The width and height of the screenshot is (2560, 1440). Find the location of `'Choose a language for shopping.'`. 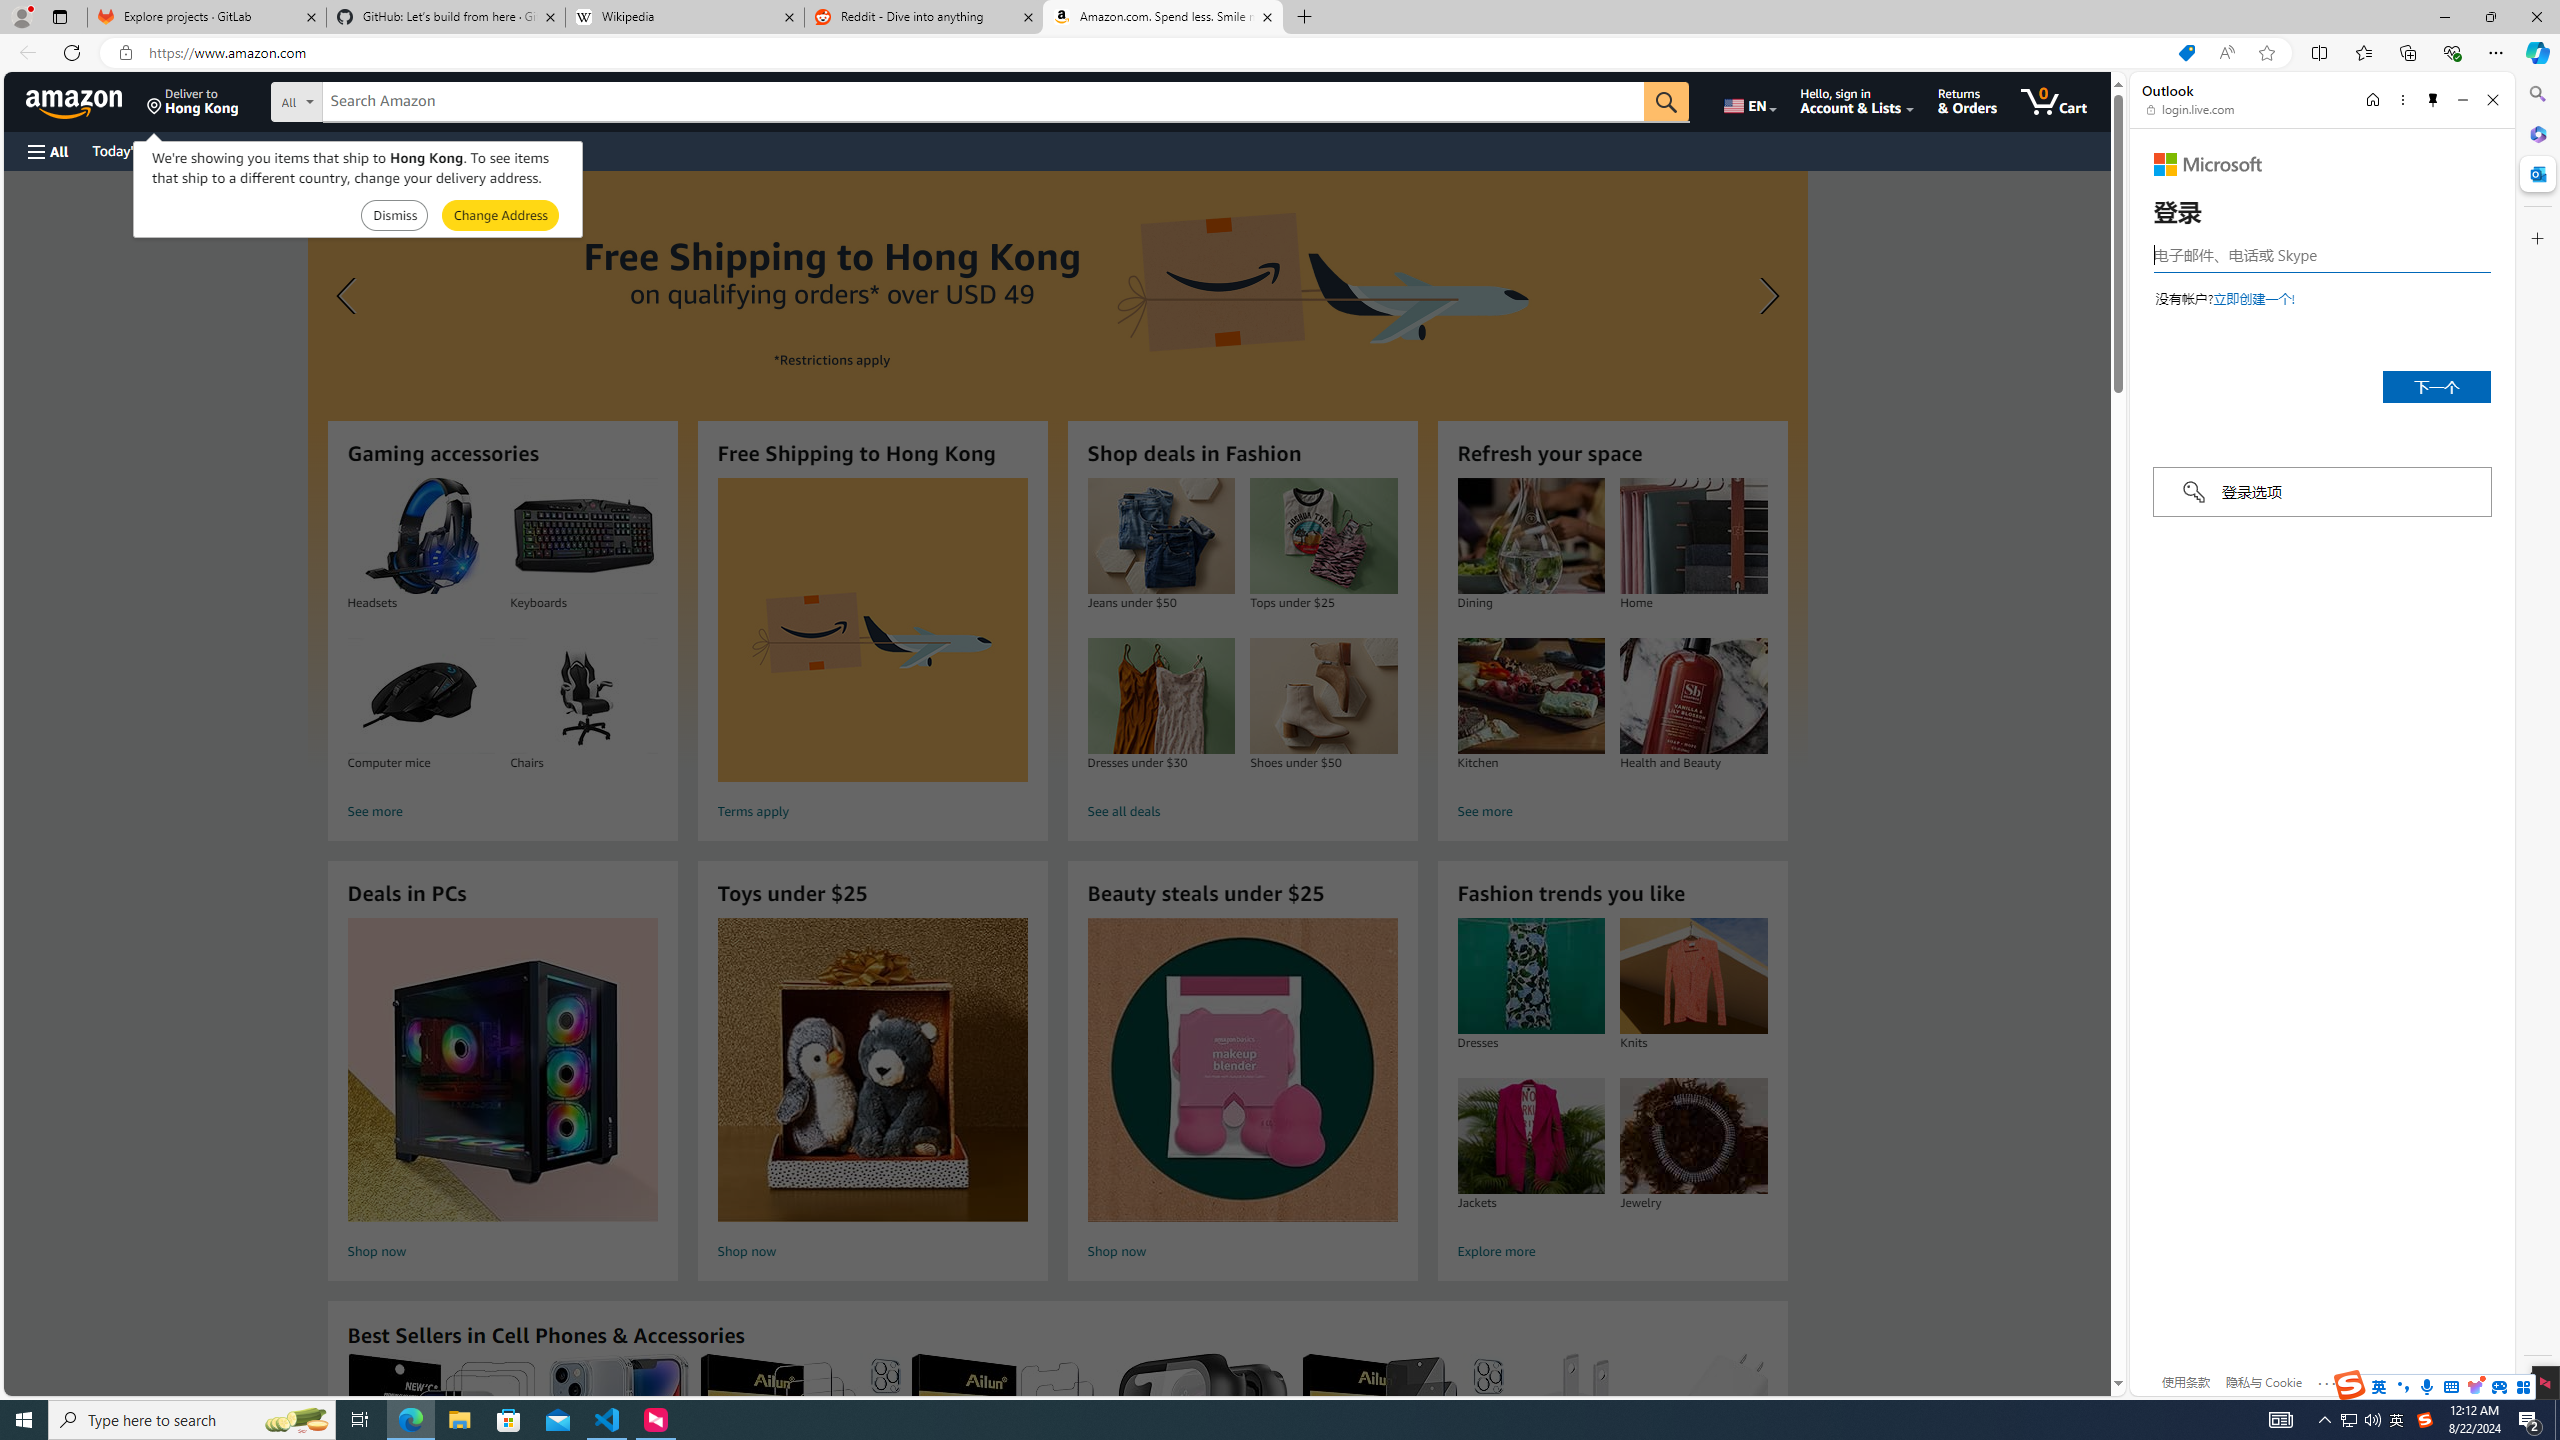

'Choose a language for shopping.' is located at coordinates (1748, 100).